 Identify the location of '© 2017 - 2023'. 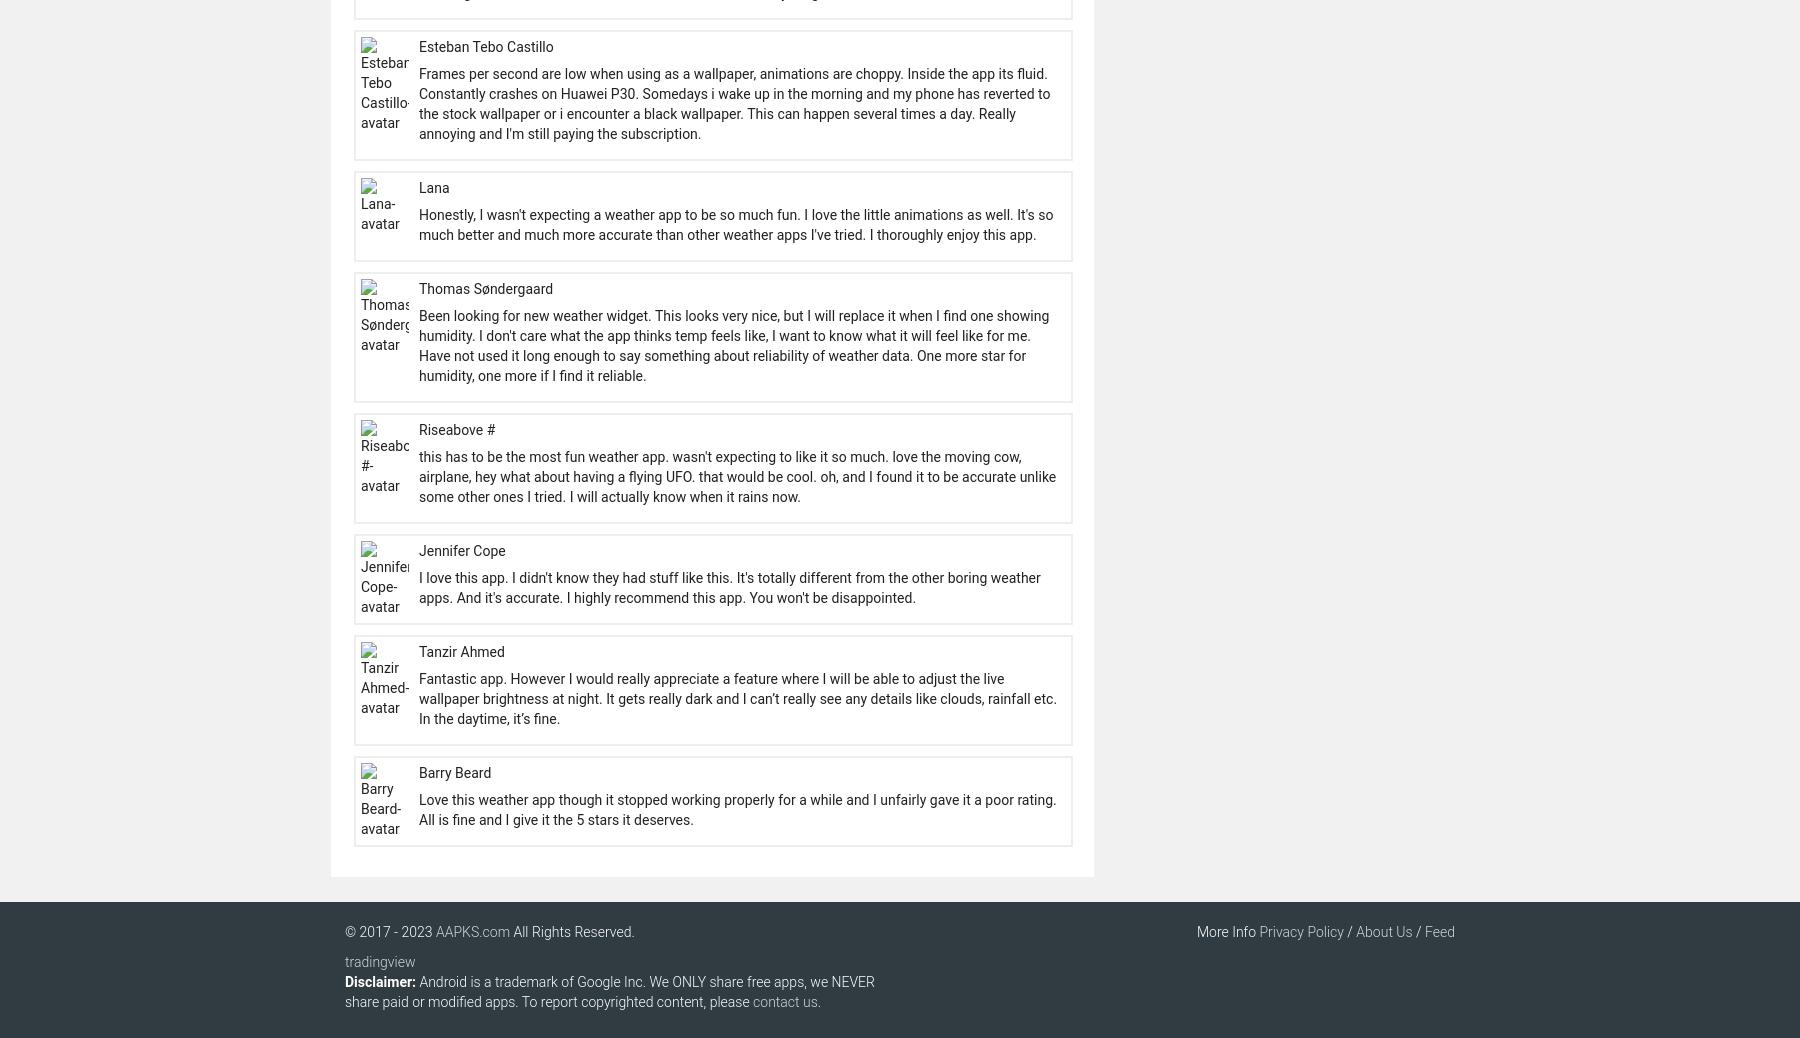
(390, 932).